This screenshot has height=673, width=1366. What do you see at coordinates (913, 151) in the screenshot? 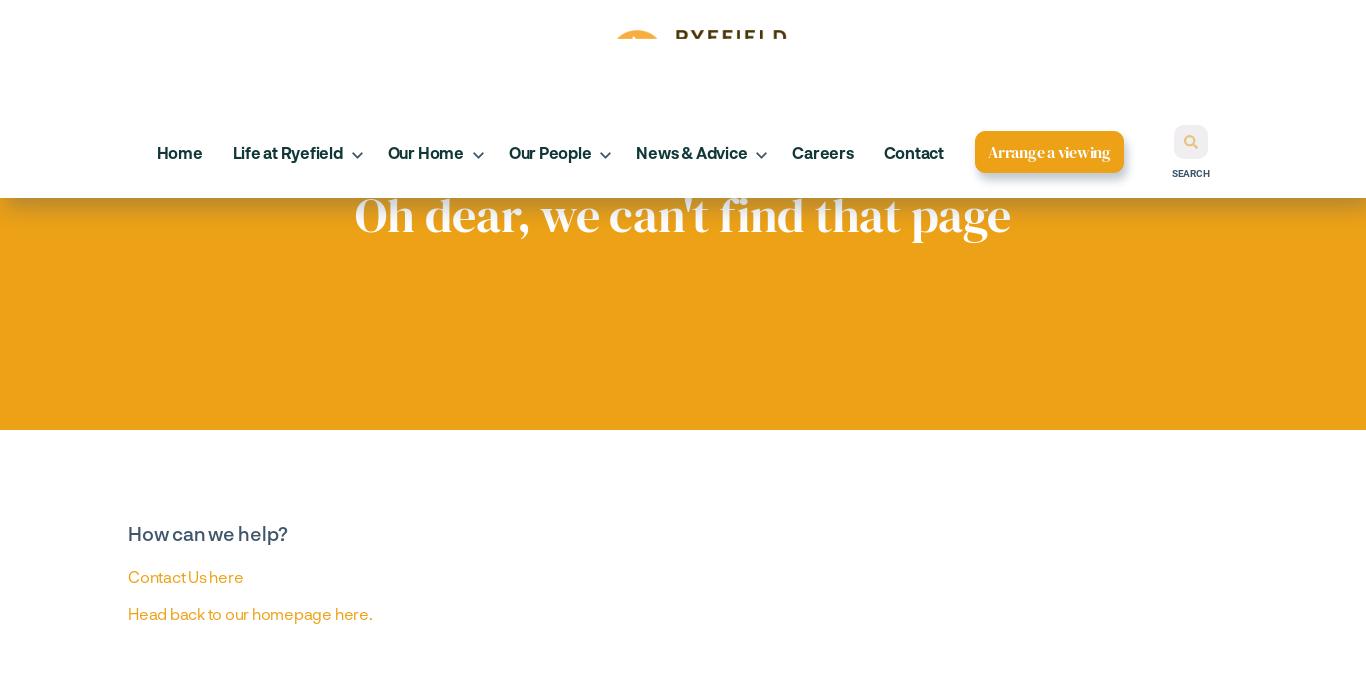
I see `'Contact'` at bounding box center [913, 151].